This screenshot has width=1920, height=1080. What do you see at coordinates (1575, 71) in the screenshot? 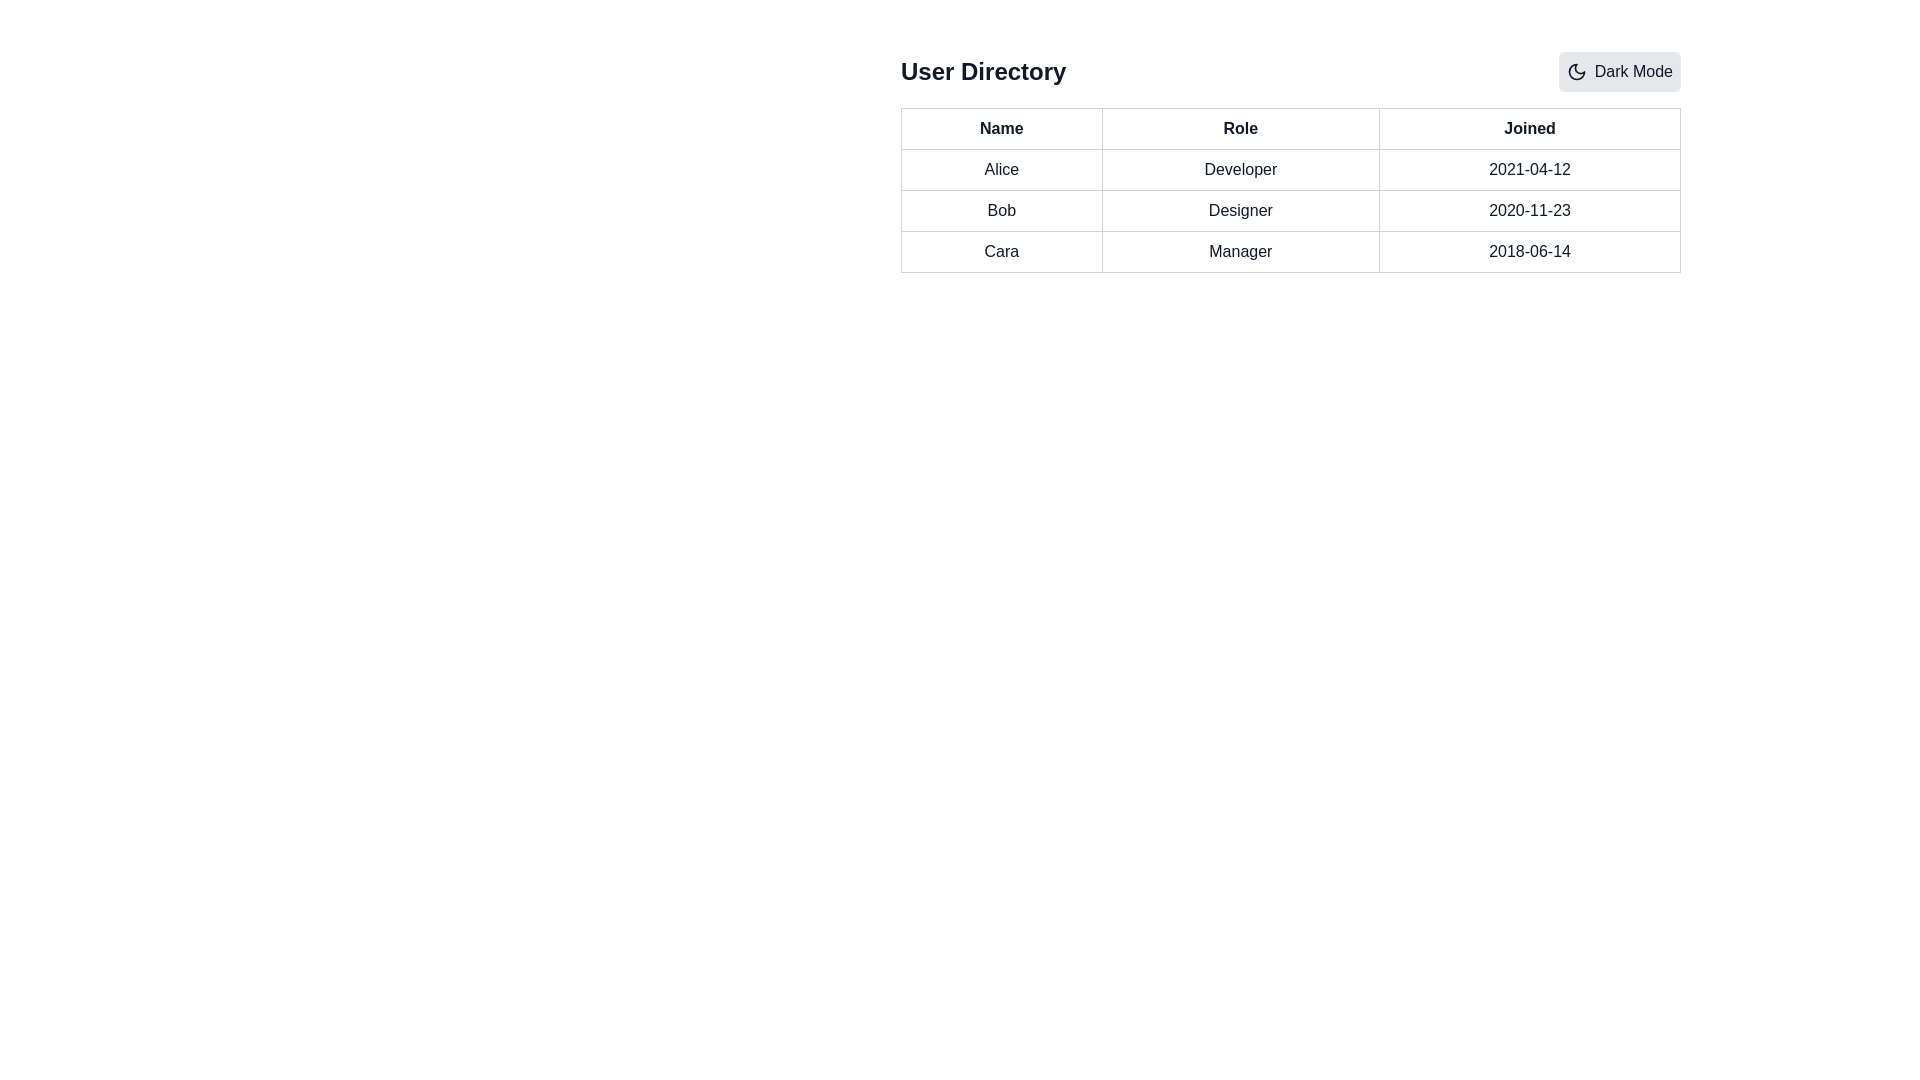
I see `the crescent moon icon, which serves as the dark mode toggle feature located near the top-right corner of the interface` at bounding box center [1575, 71].